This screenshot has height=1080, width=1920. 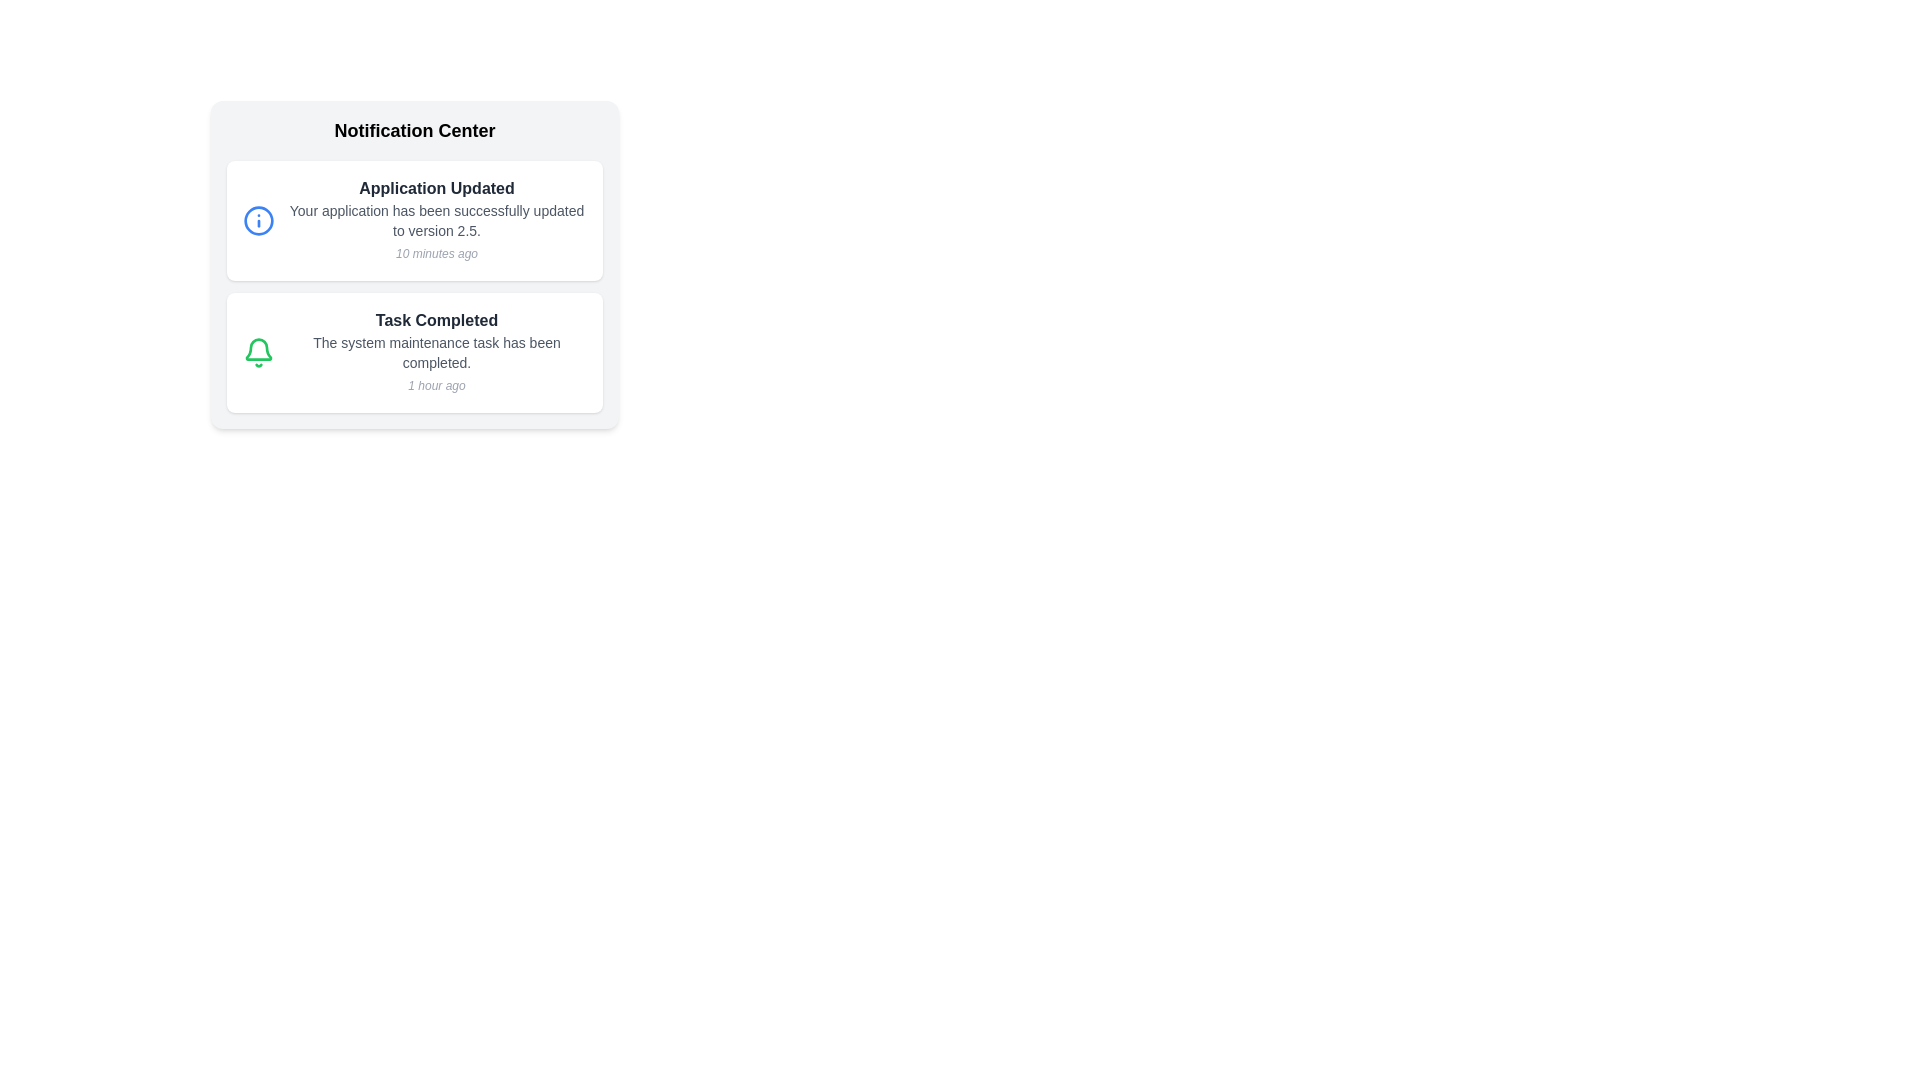 What do you see at coordinates (258, 348) in the screenshot?
I see `the bell-shaped graphical icon located in the lower notification box titled 'Task Completed', which serves as an informative visual indicator` at bounding box center [258, 348].